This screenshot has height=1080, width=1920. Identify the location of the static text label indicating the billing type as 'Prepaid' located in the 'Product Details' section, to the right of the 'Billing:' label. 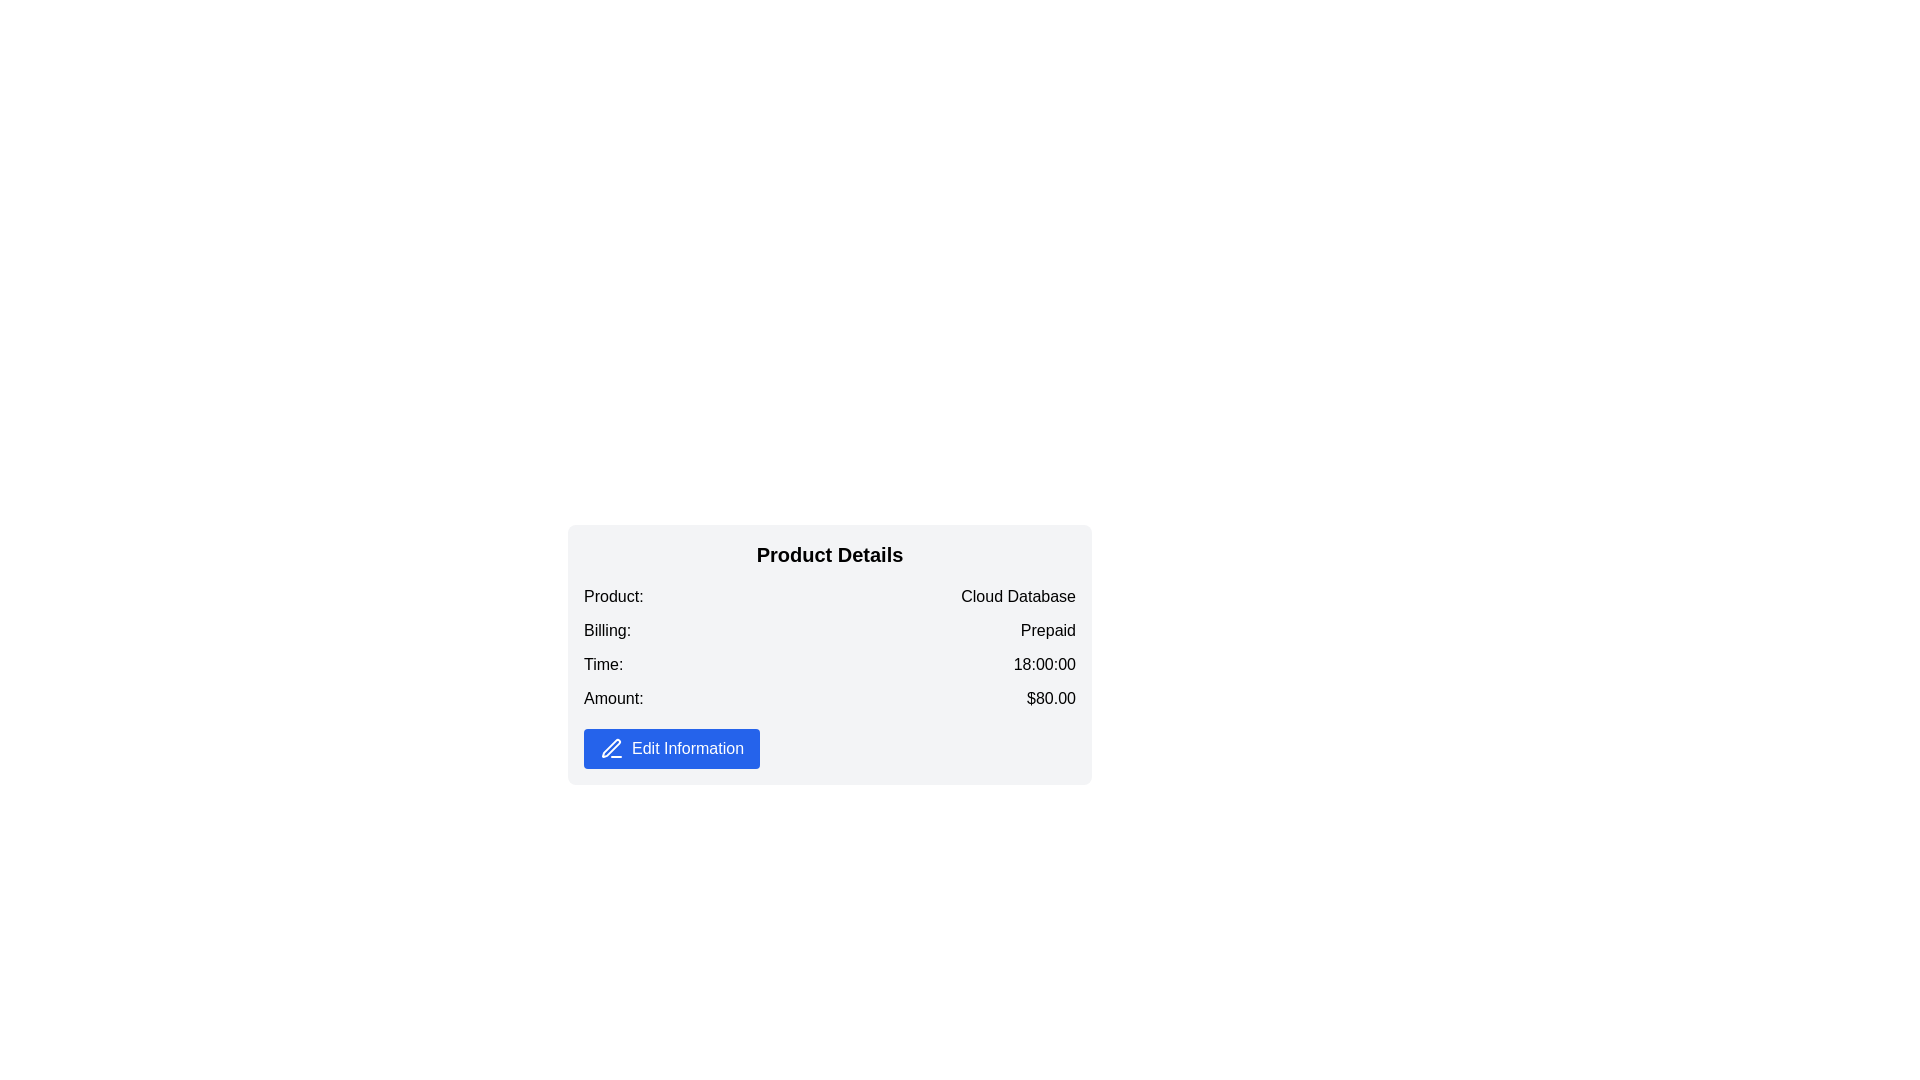
(1047, 632).